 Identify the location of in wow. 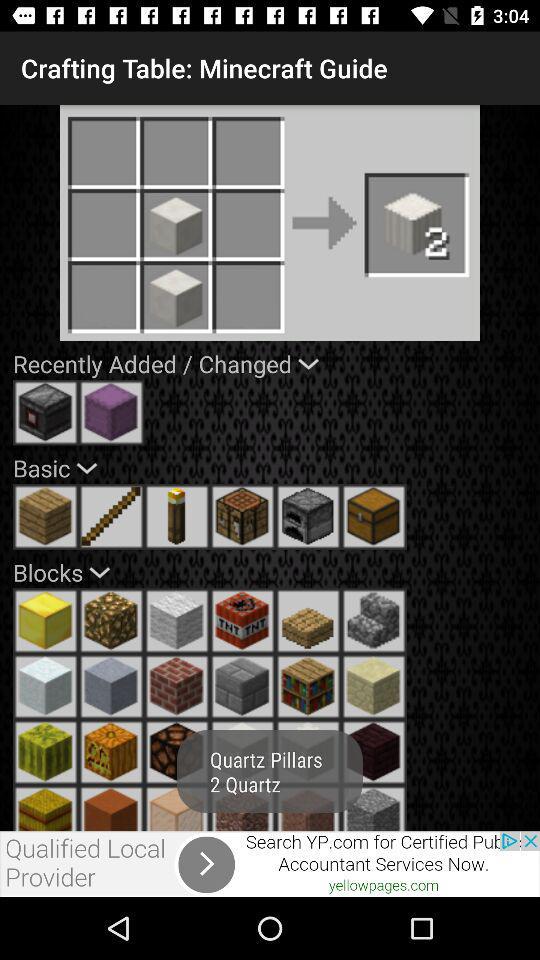
(45, 620).